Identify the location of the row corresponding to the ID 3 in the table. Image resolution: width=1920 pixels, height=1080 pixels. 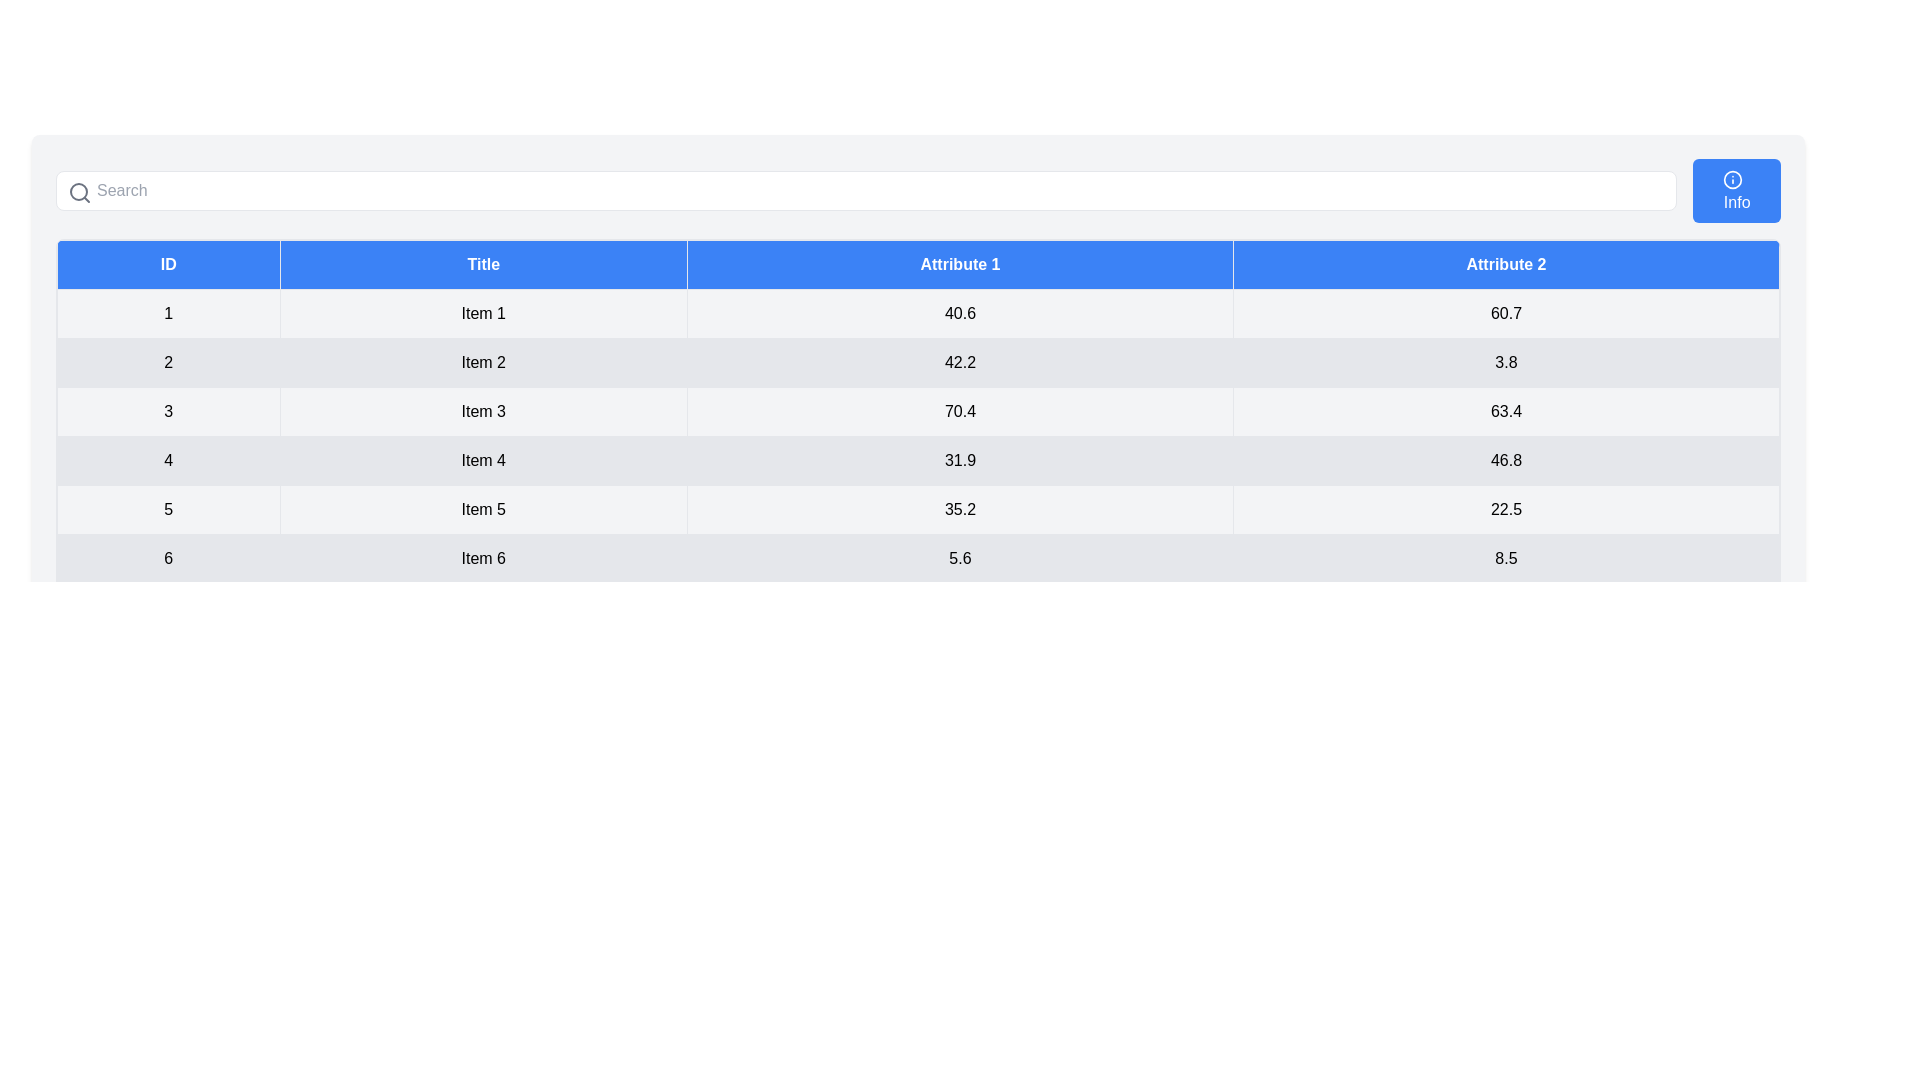
(917, 411).